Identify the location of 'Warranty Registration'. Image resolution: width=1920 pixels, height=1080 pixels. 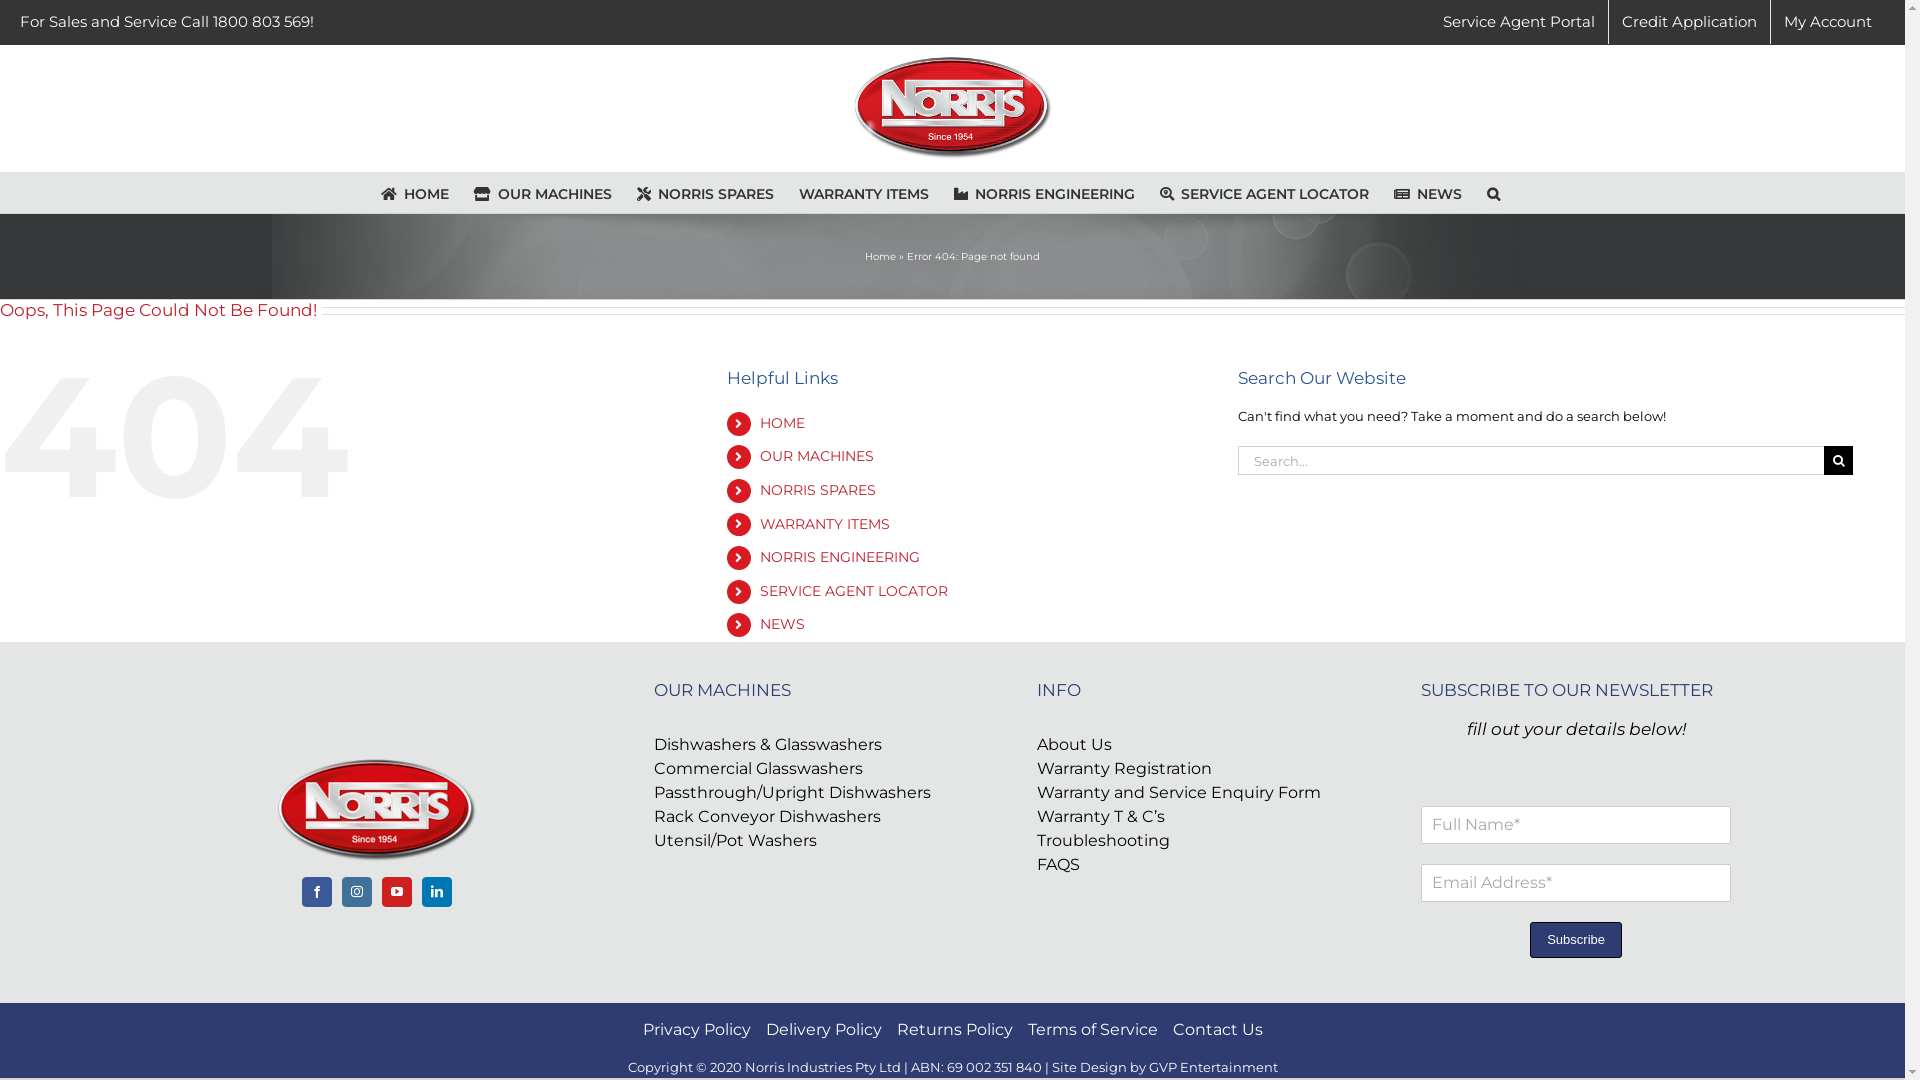
(1191, 767).